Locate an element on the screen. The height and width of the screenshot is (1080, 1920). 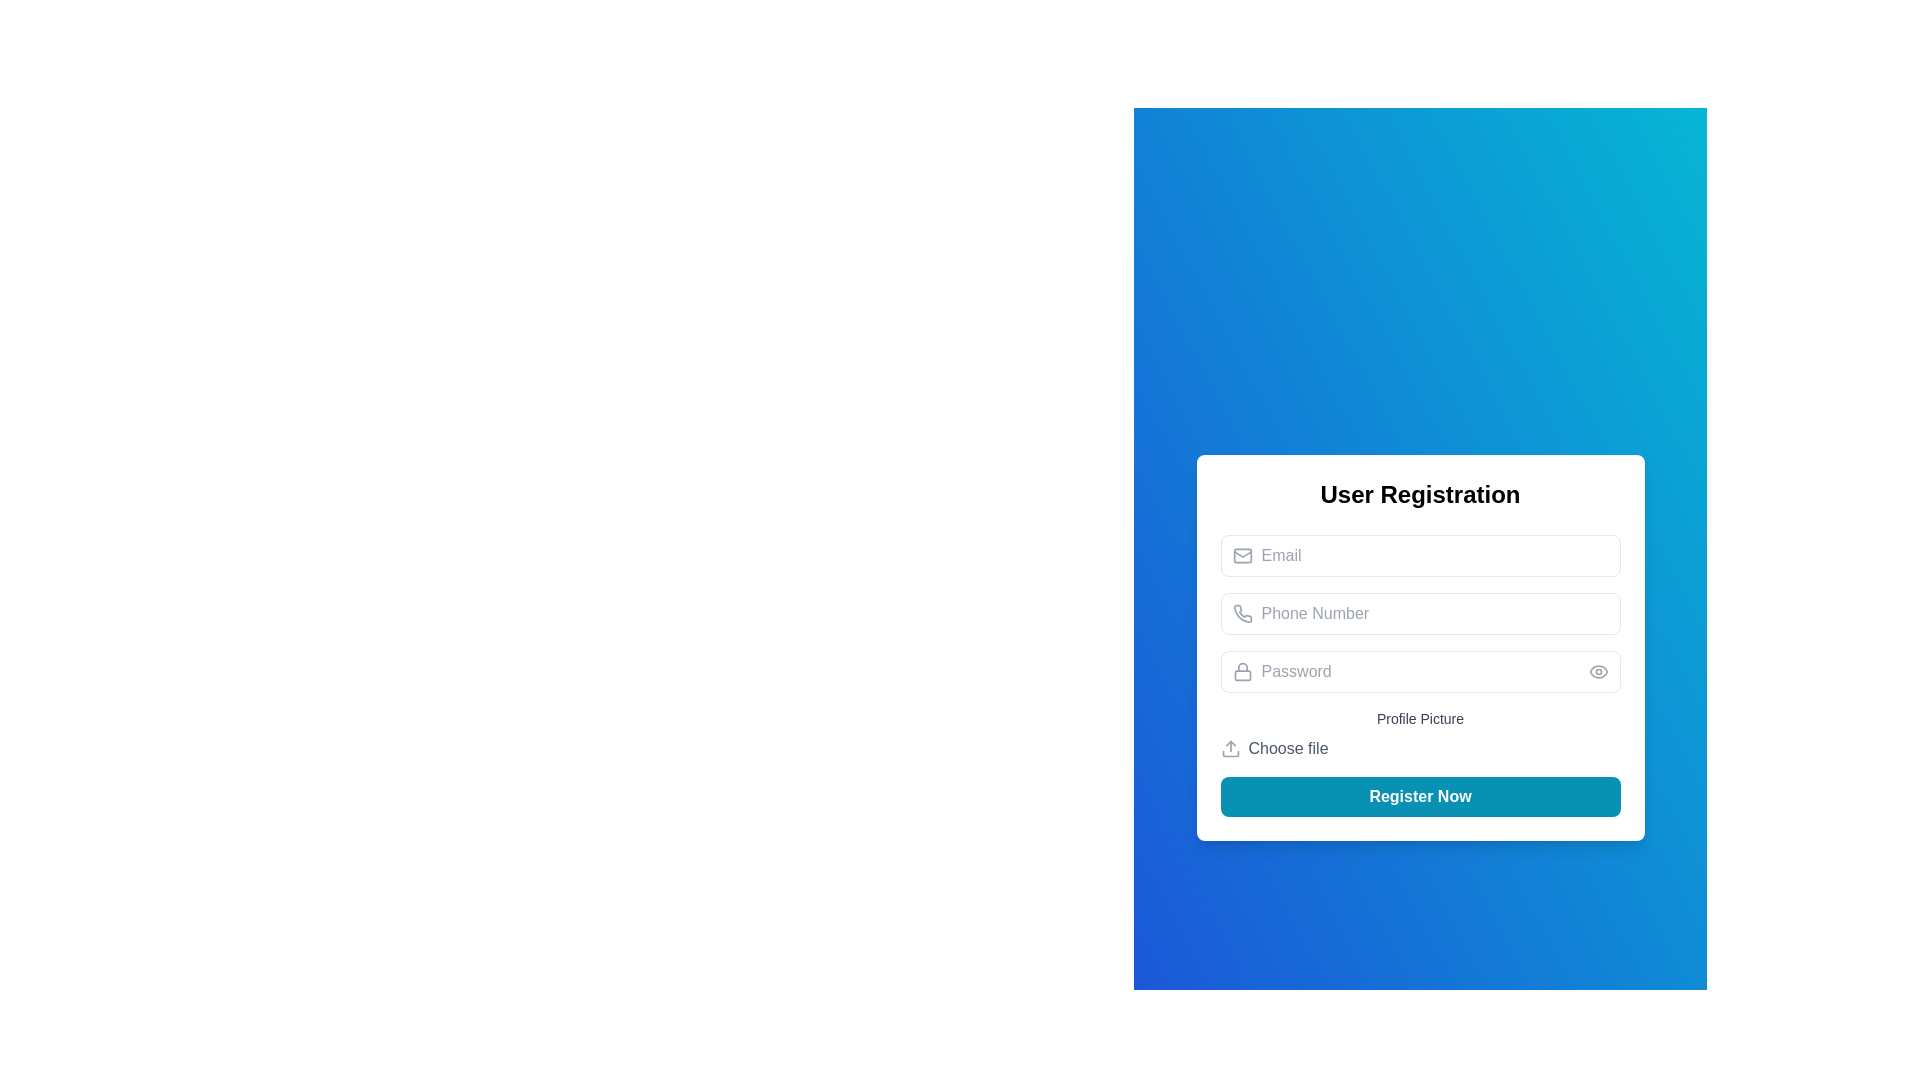
the 'Choose file' label, which is styled with the 'text-gray-600' class and positioned below the 'Profile Picture' label in the user registration form is located at coordinates (1288, 748).